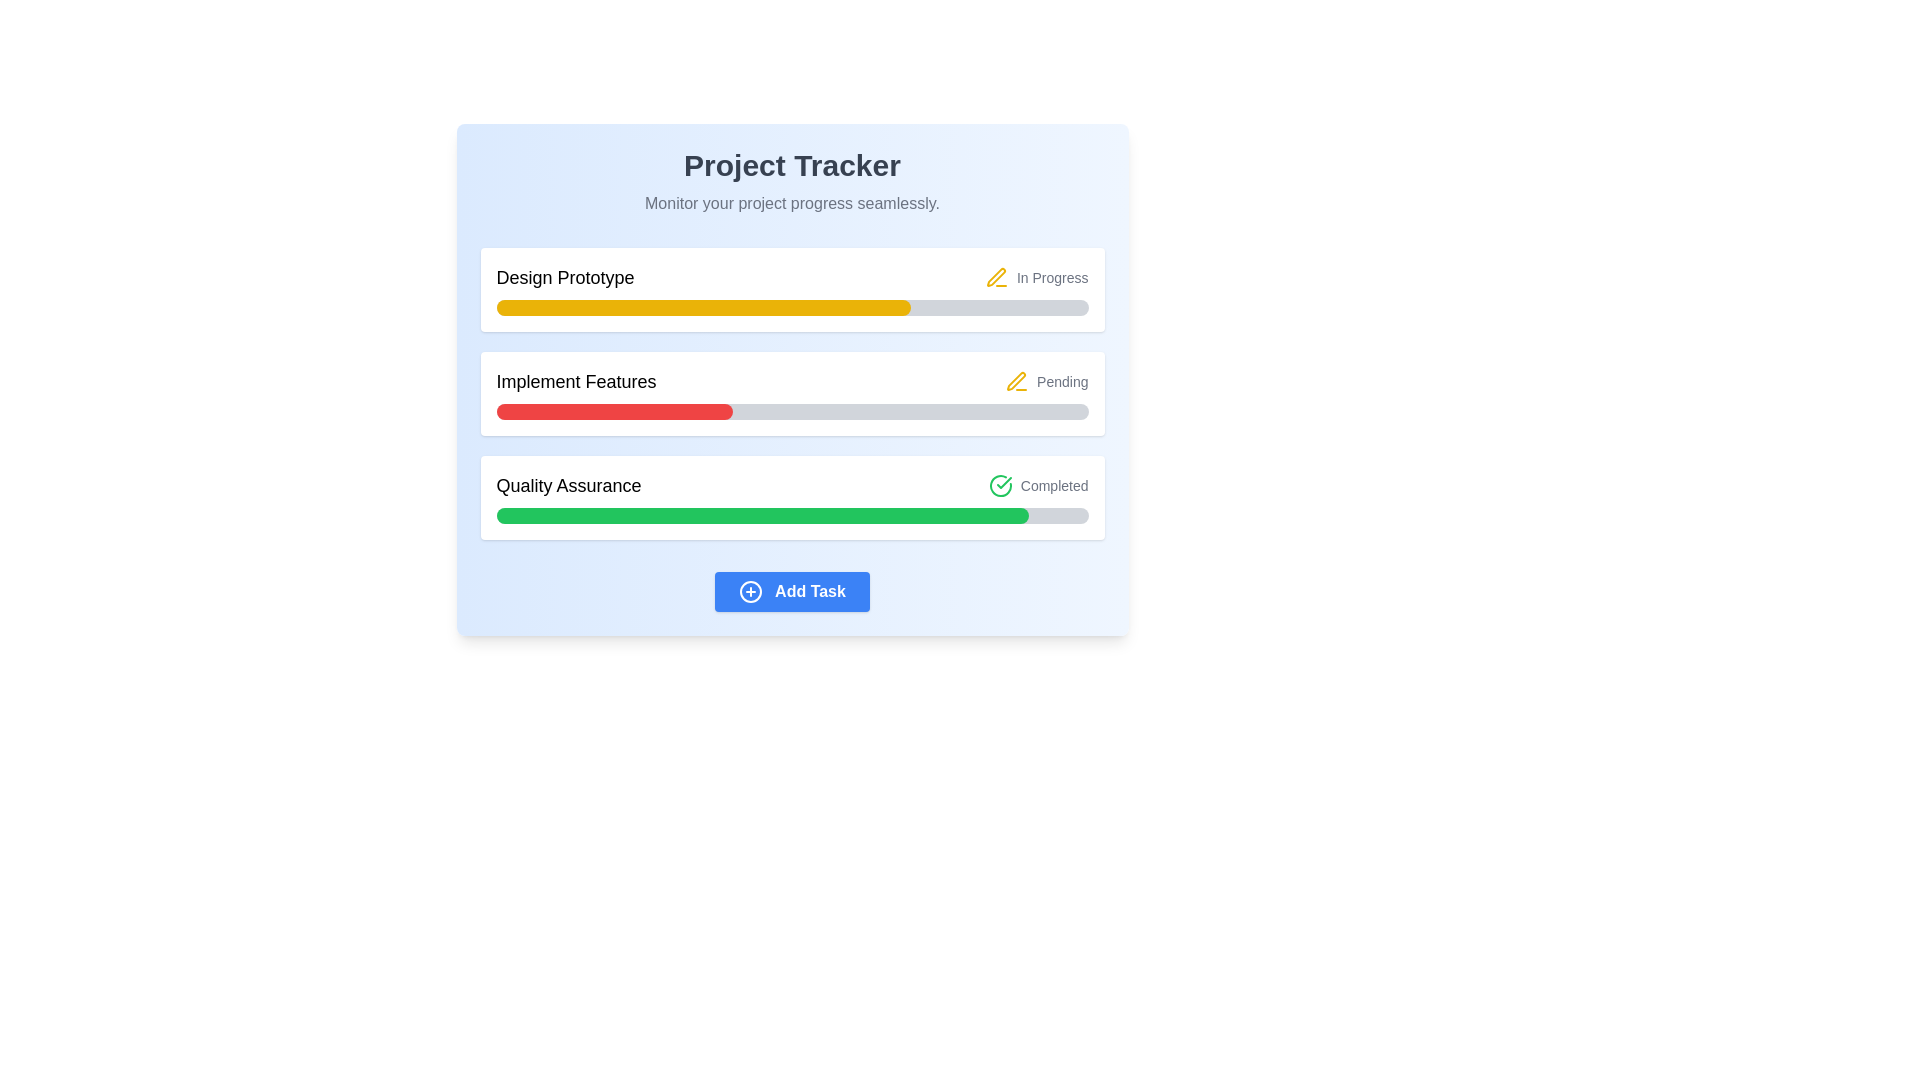  Describe the element at coordinates (1051, 277) in the screenshot. I see `the text label indicating the current status ('In Progress') of the task in the top-right corner of the 'Design Prototype' task row, next to the yellow progress bar and pencil icon` at that location.